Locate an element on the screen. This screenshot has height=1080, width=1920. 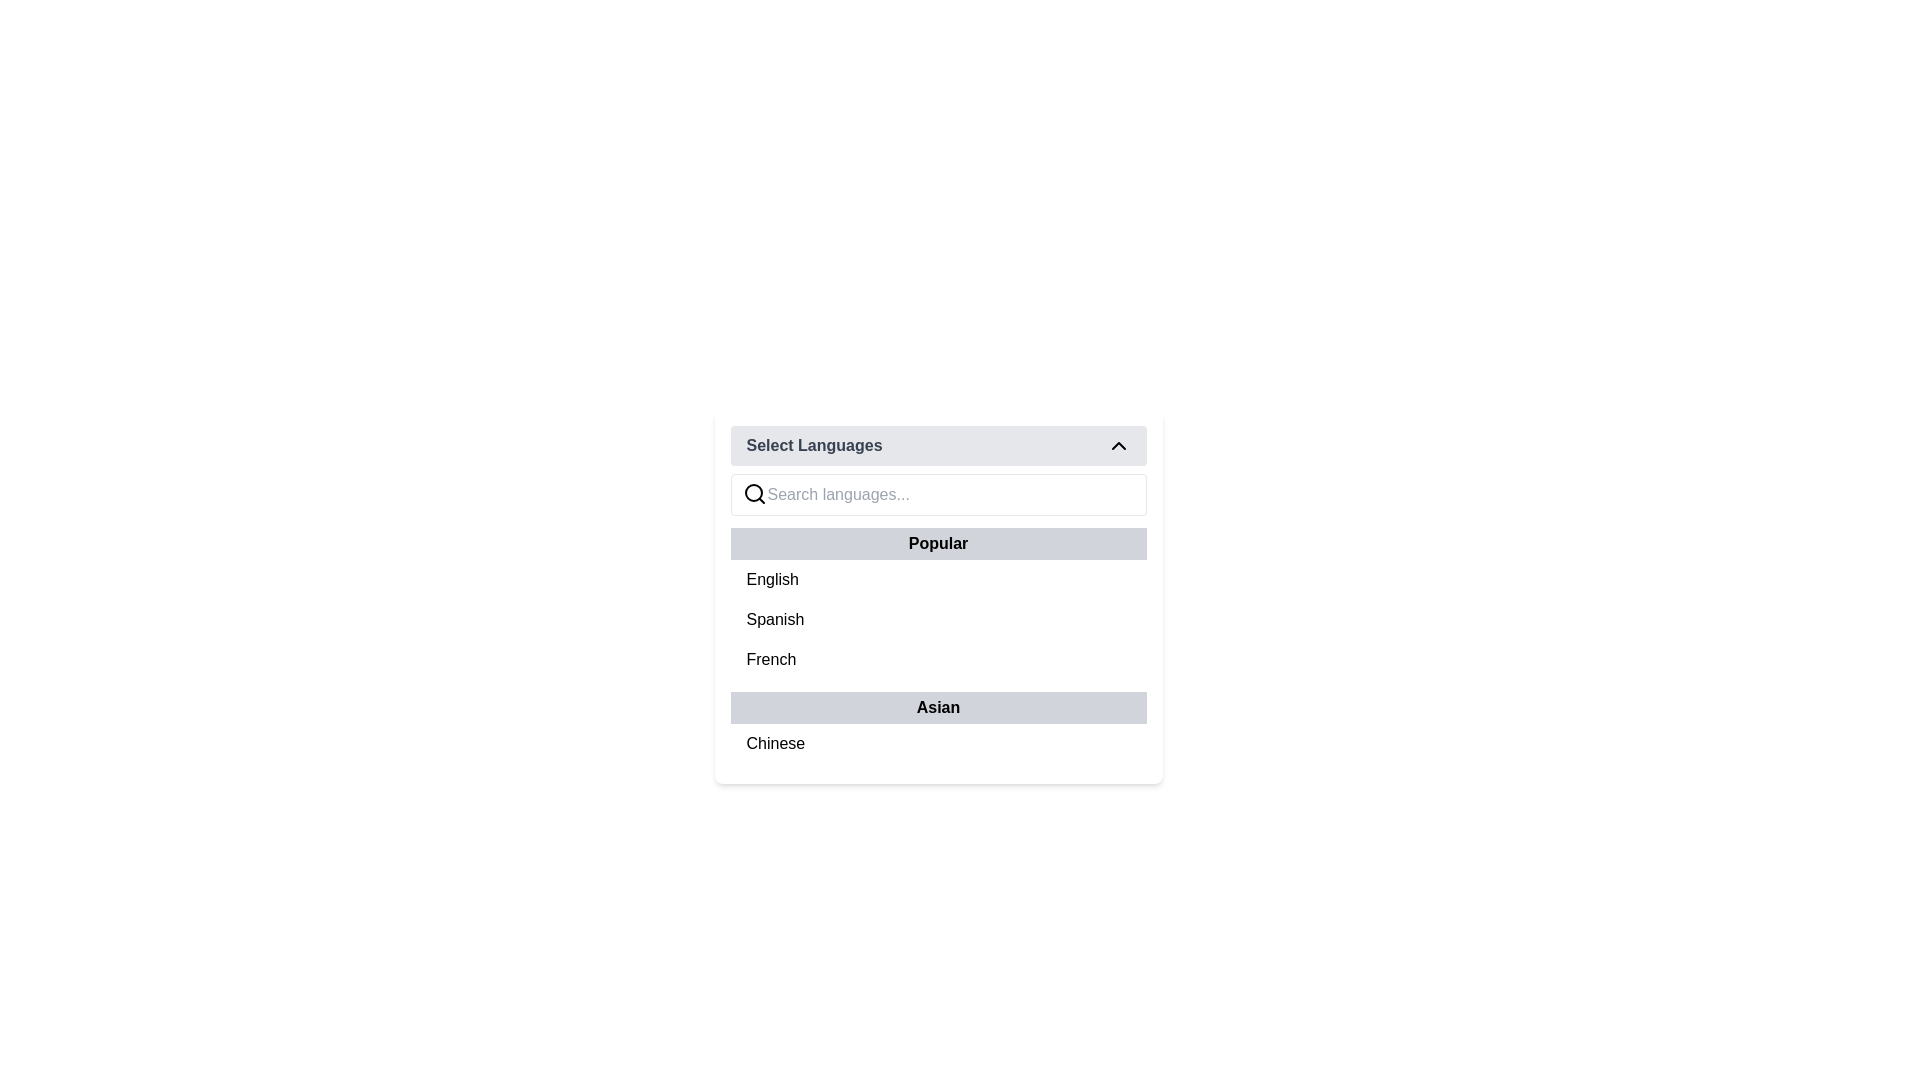
the 'French' language option in the dropdown menu, which is the third item in the 'Popular' category is located at coordinates (770, 659).